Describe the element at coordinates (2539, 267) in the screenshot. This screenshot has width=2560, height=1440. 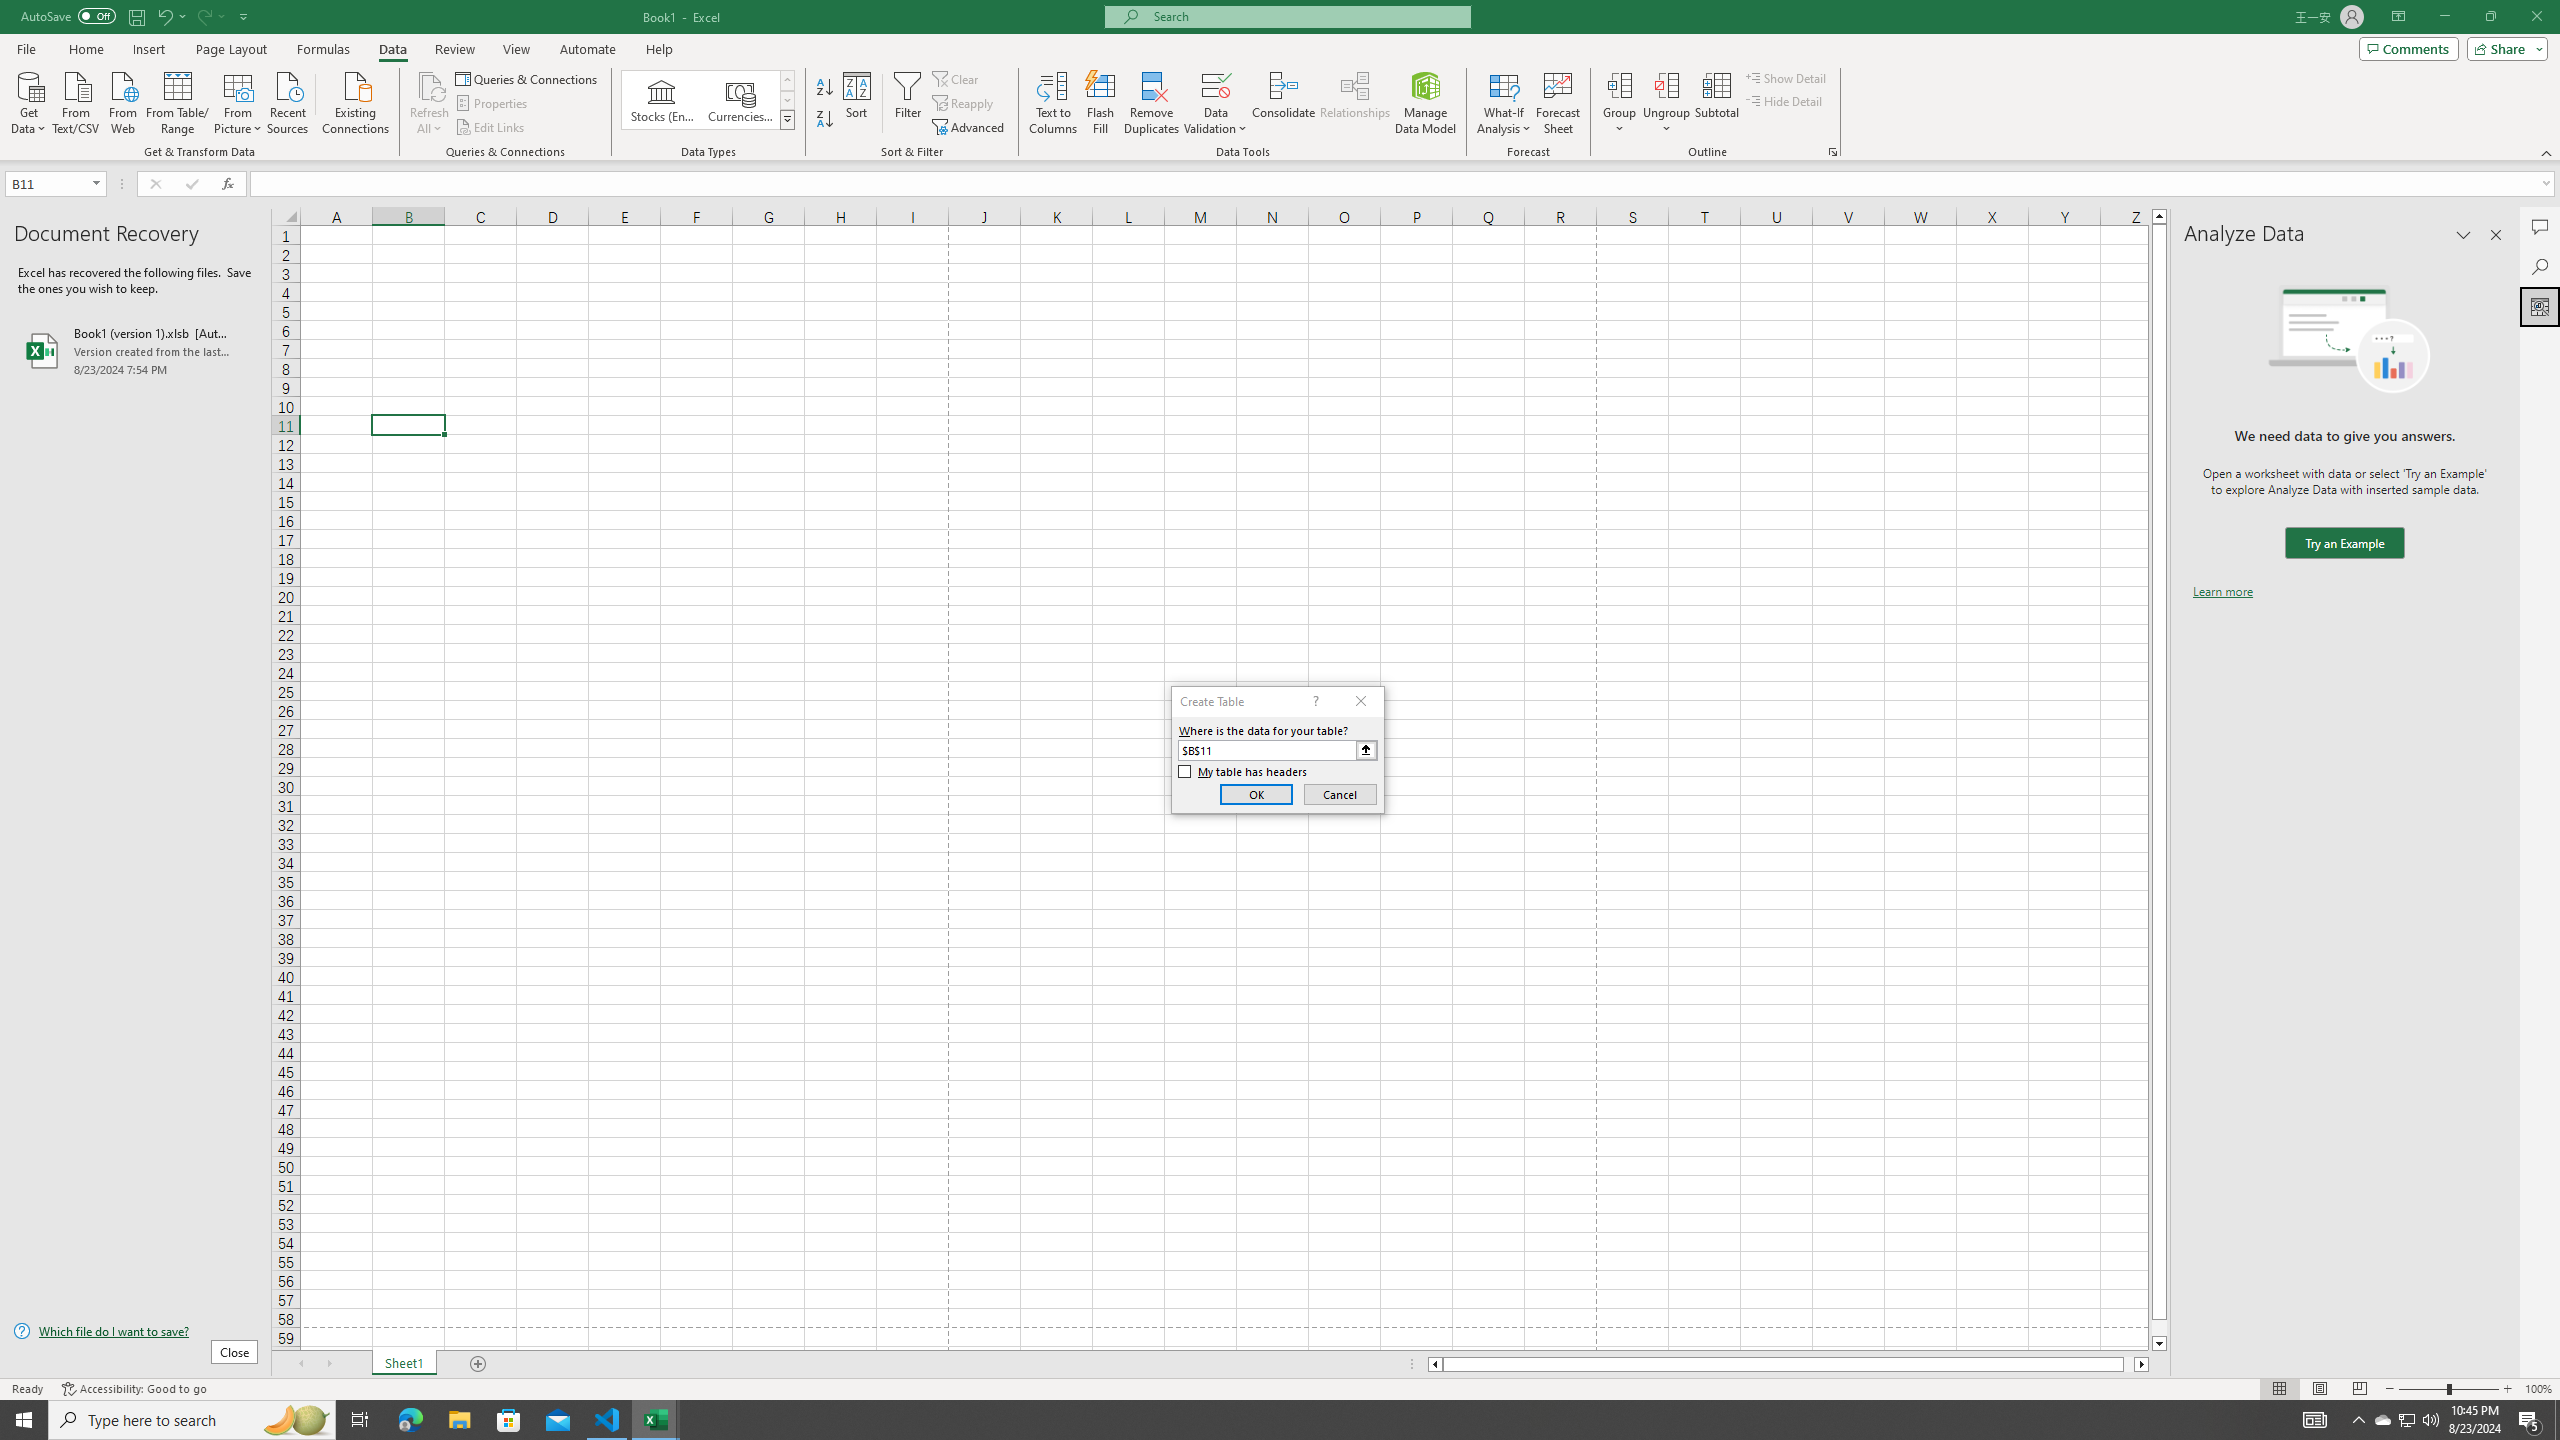
I see `'Search'` at that location.